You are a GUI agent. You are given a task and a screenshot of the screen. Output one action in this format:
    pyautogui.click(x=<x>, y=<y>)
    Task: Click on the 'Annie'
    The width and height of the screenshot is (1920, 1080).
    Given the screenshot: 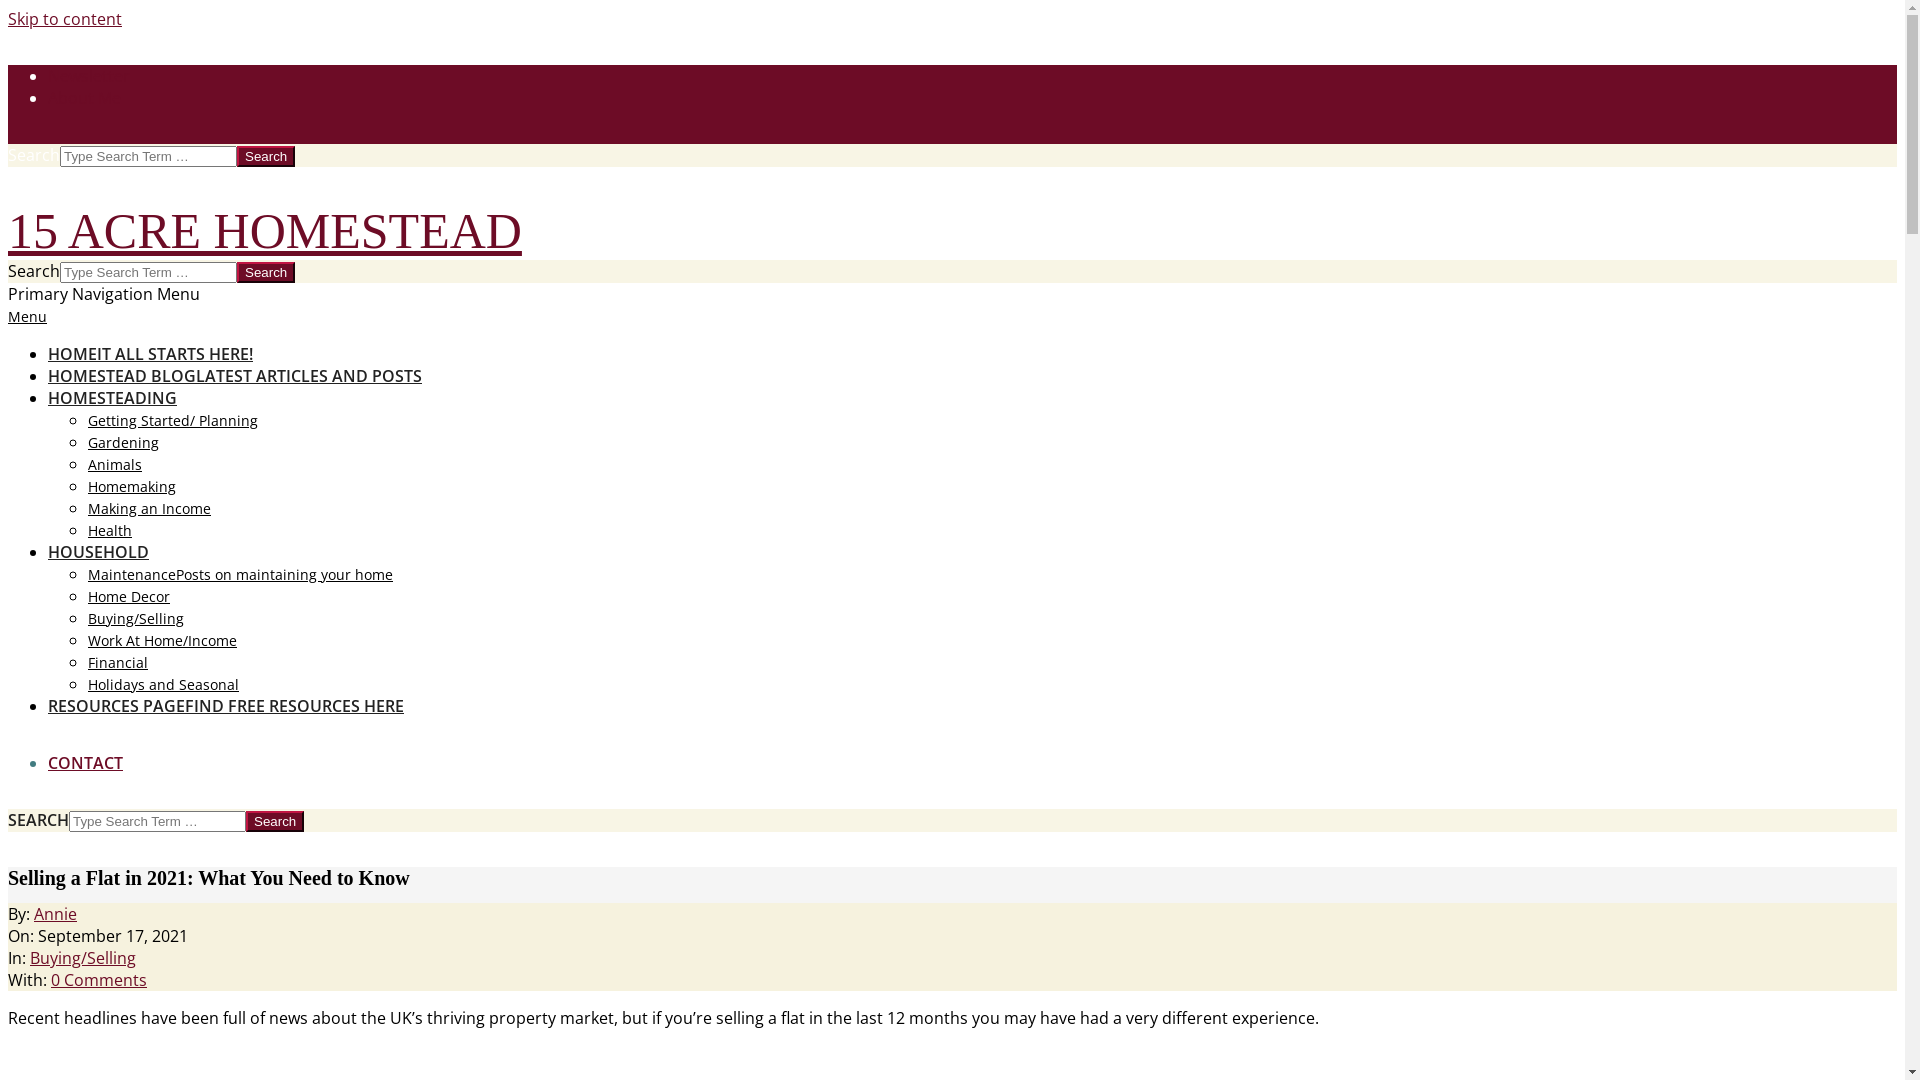 What is the action you would take?
    pyautogui.click(x=55, y=914)
    